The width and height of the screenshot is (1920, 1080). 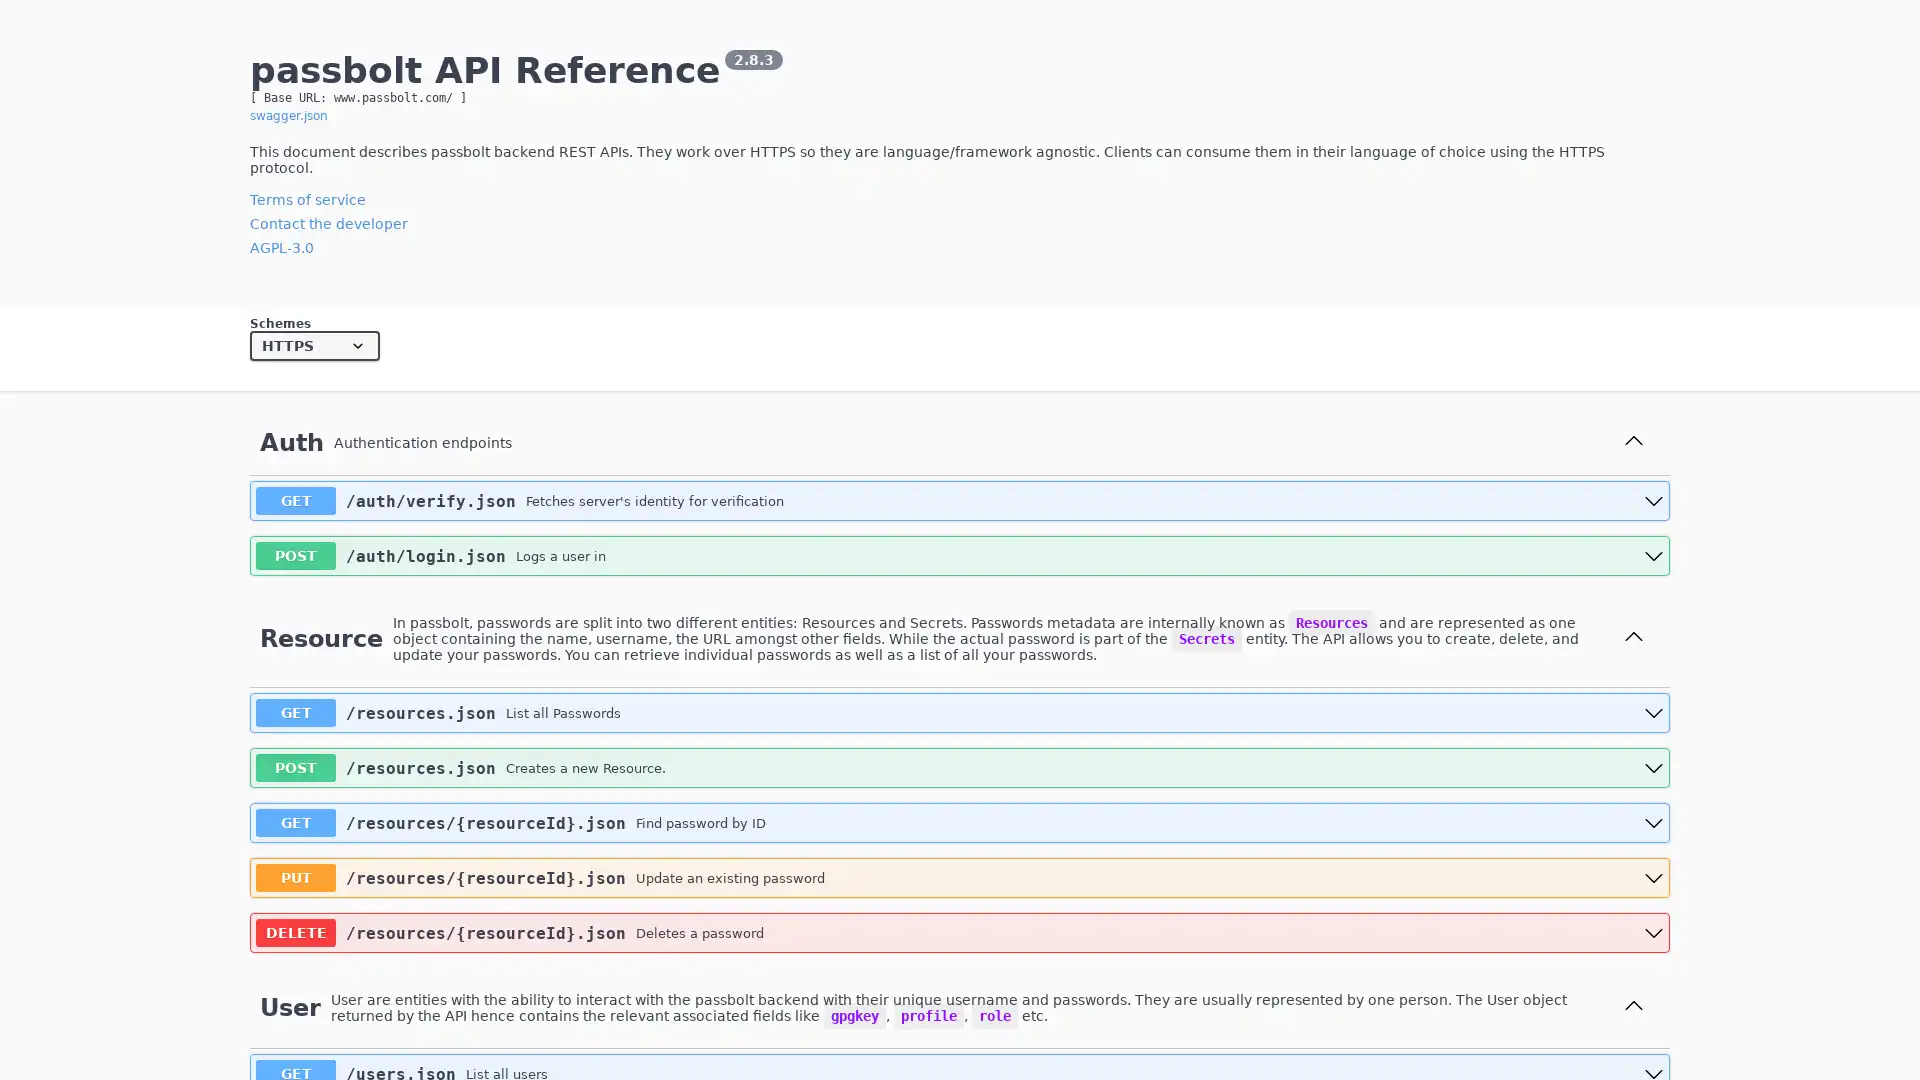 I want to click on Collapse operation, so click(x=1633, y=441).